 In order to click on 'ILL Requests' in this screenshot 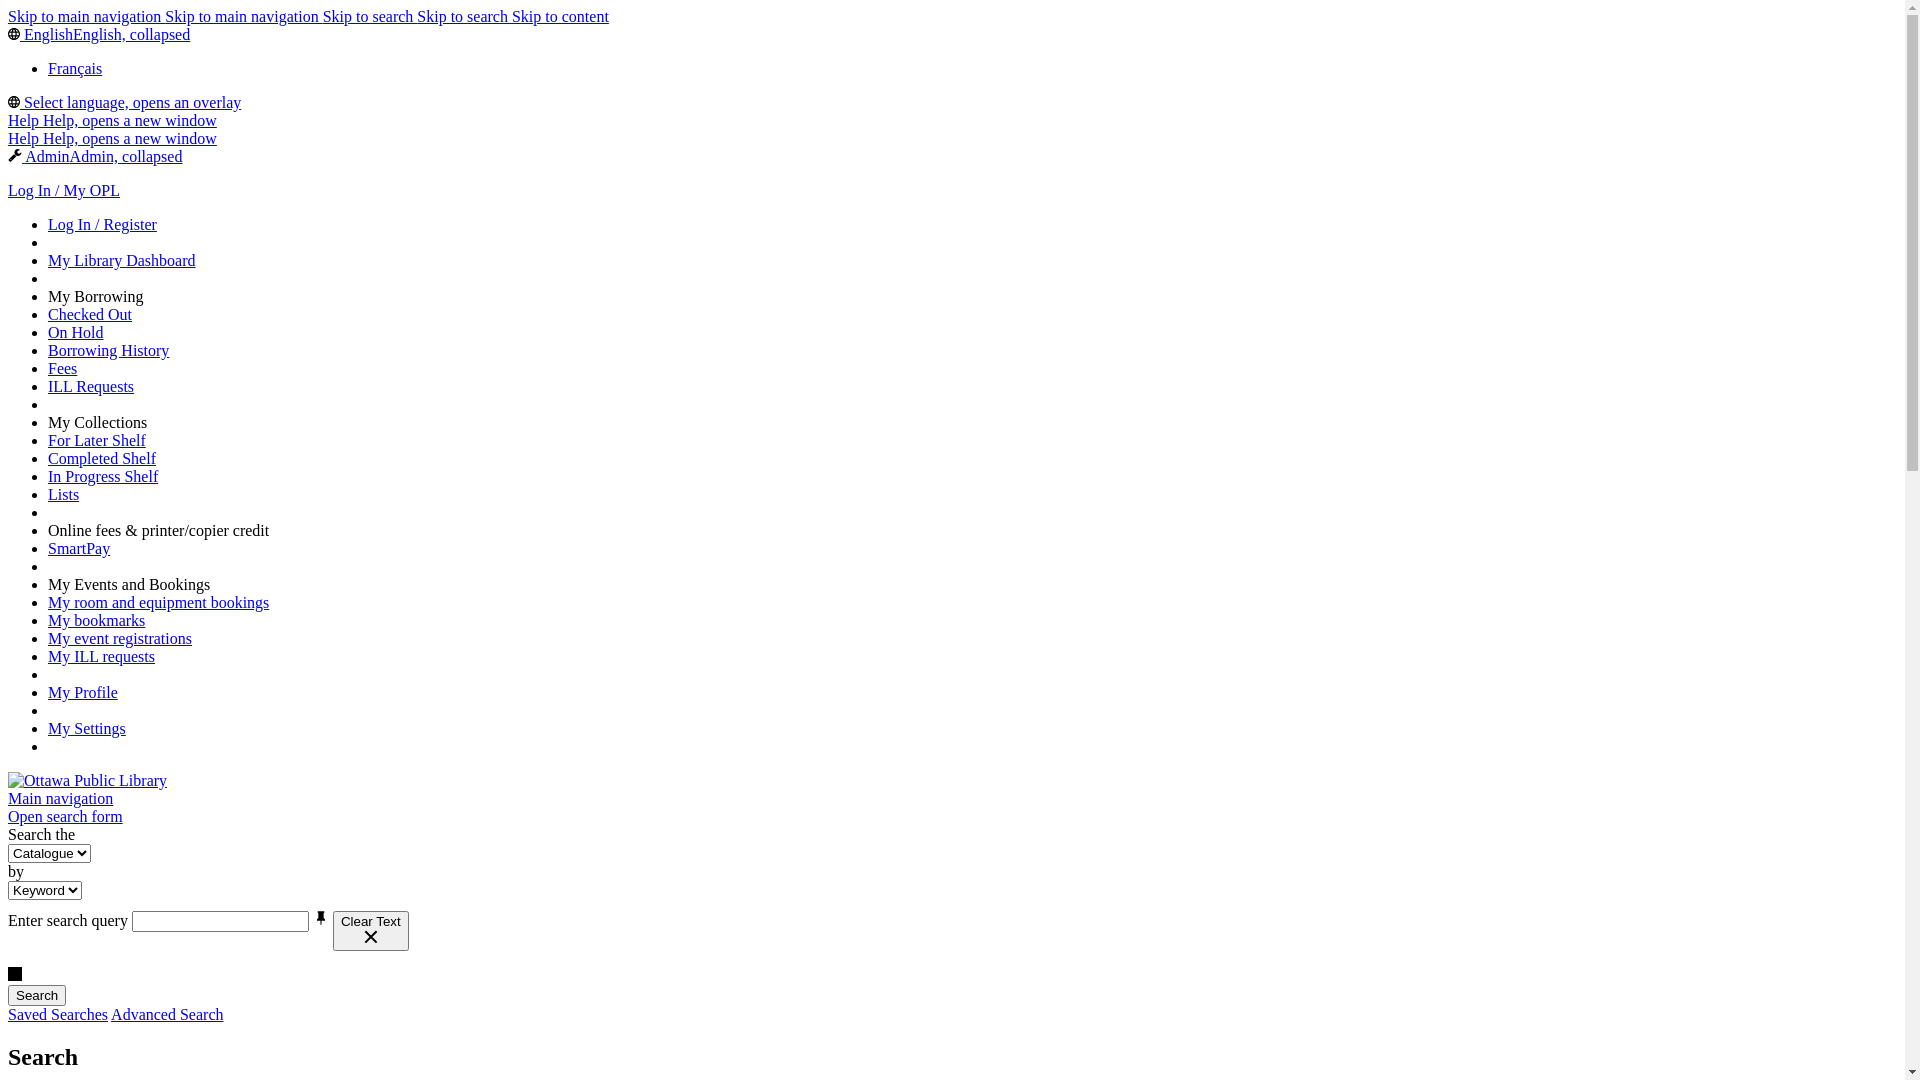, I will do `click(90, 386)`.